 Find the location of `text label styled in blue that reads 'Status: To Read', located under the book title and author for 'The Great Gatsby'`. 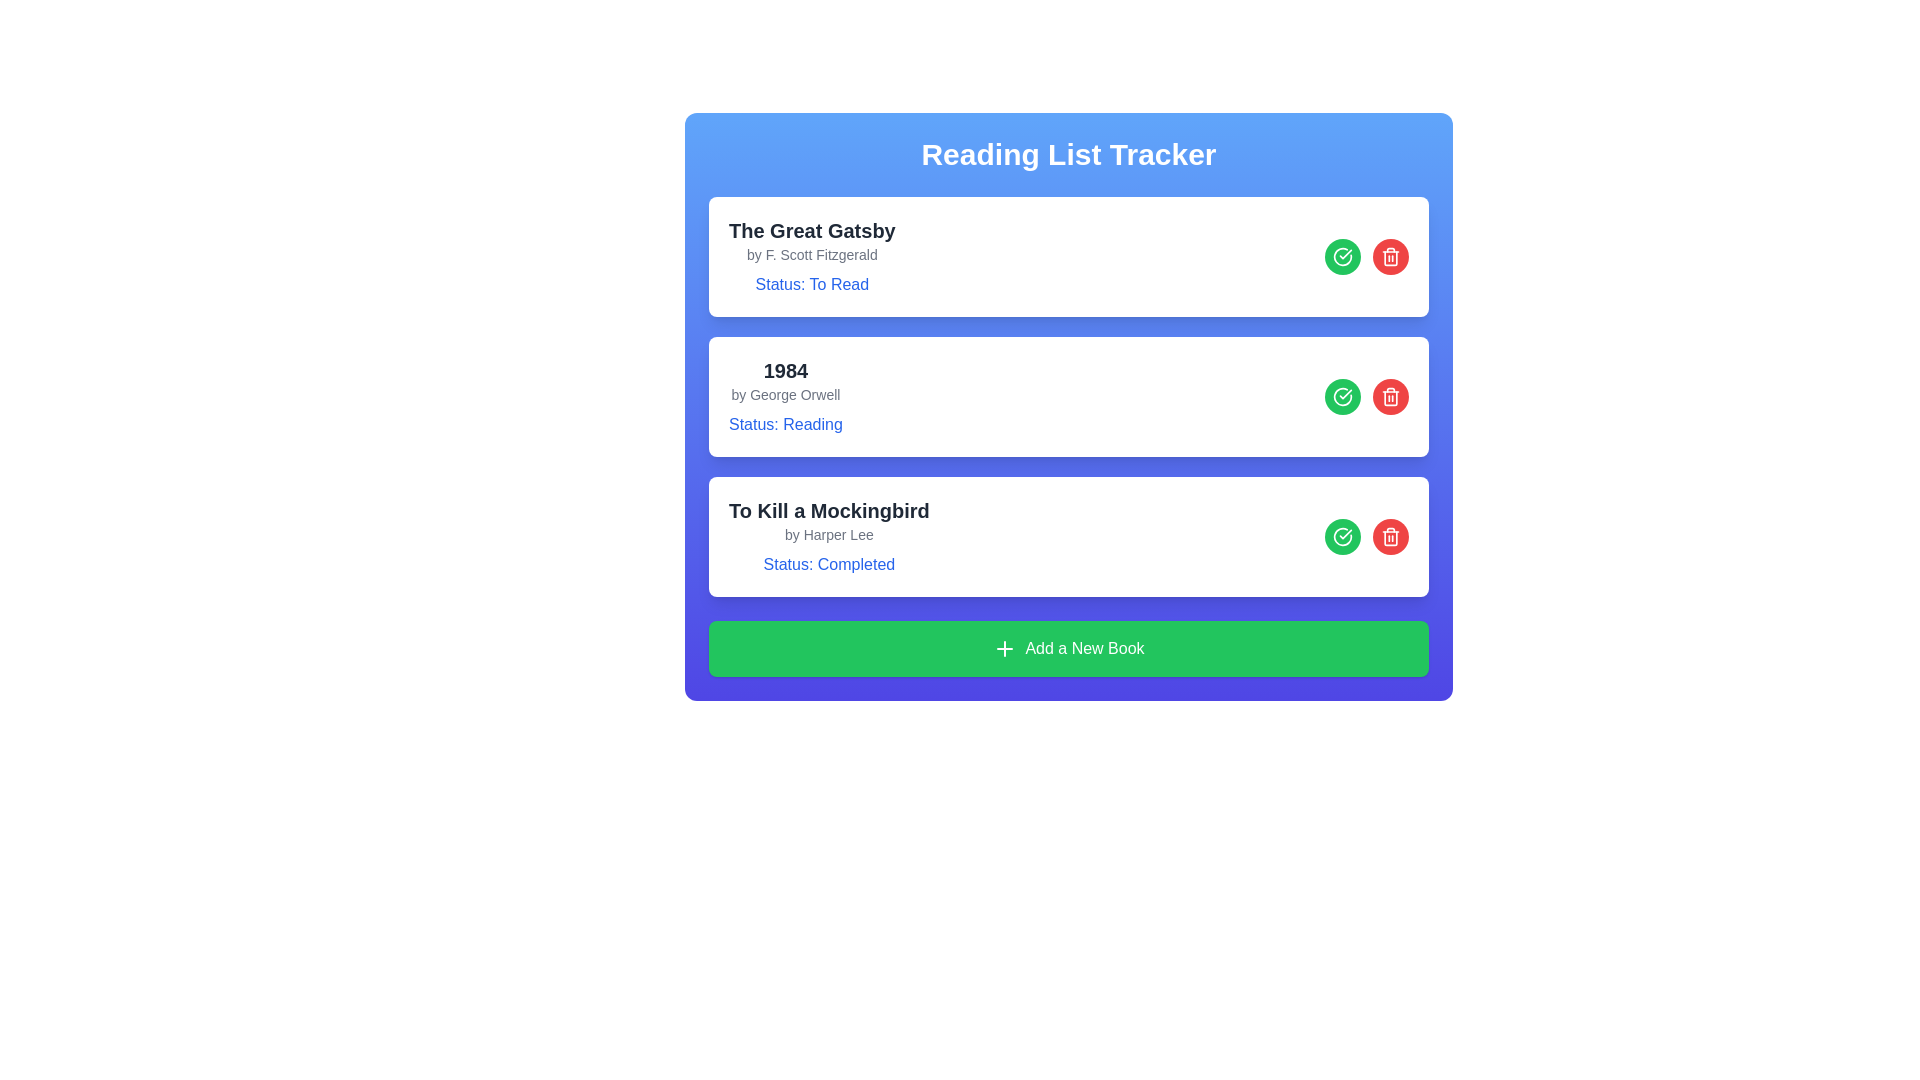

text label styled in blue that reads 'Status: To Read', located under the book title and author for 'The Great Gatsby' is located at coordinates (812, 285).